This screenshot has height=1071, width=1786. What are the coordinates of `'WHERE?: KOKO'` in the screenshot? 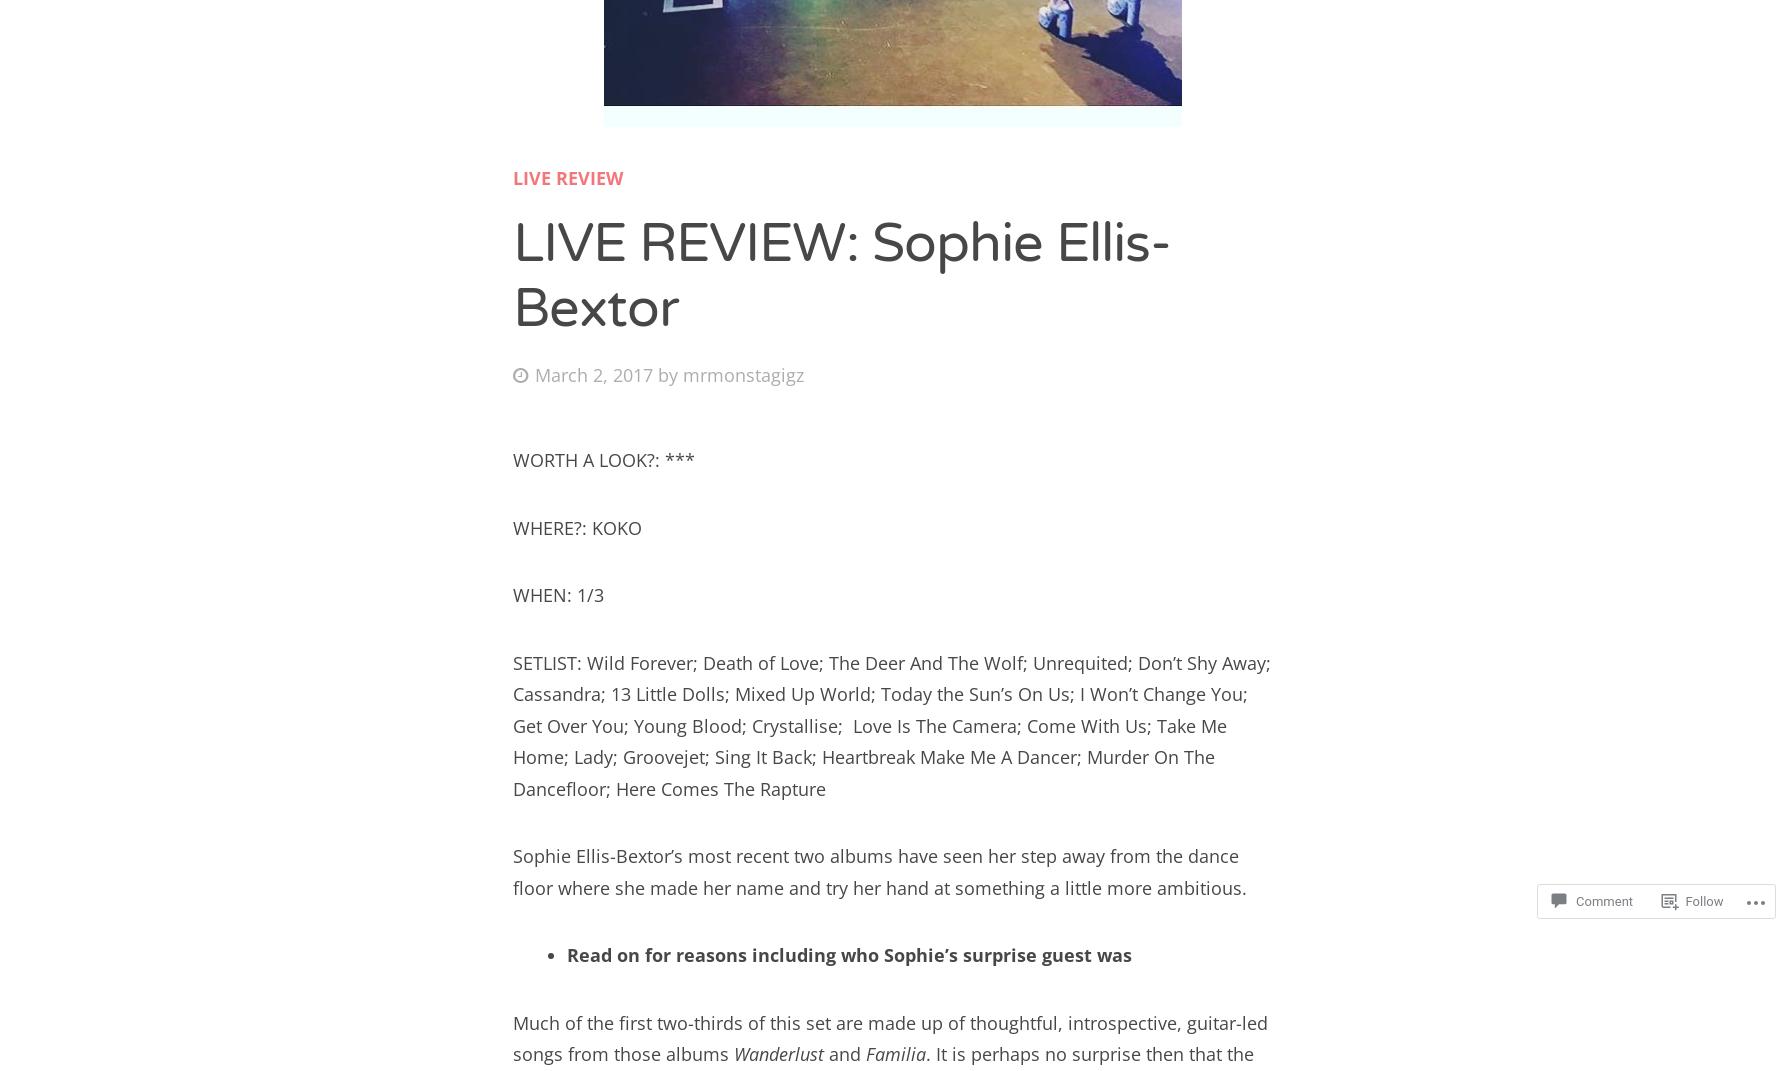 It's located at (576, 526).